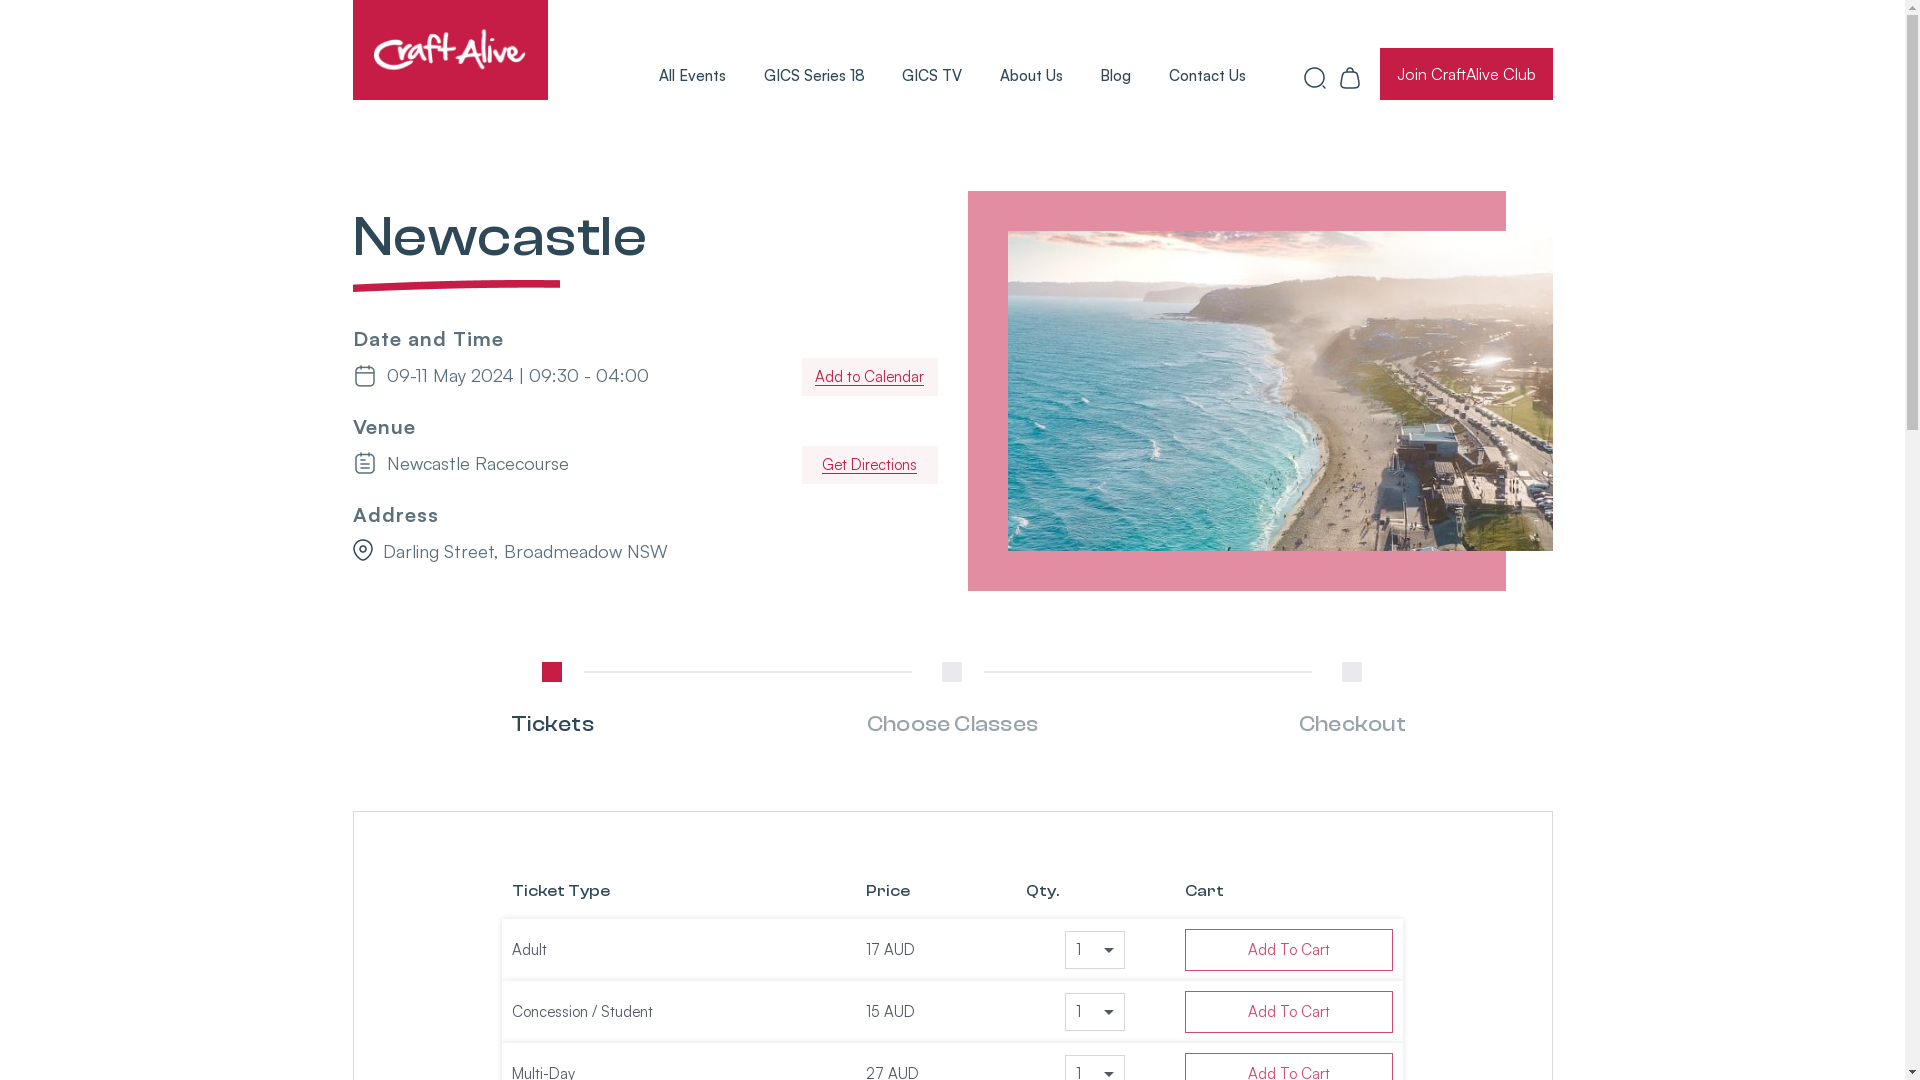 This screenshot has width=1920, height=1080. What do you see at coordinates (1379, 72) in the screenshot?
I see `'Join CraftAlive Club'` at bounding box center [1379, 72].